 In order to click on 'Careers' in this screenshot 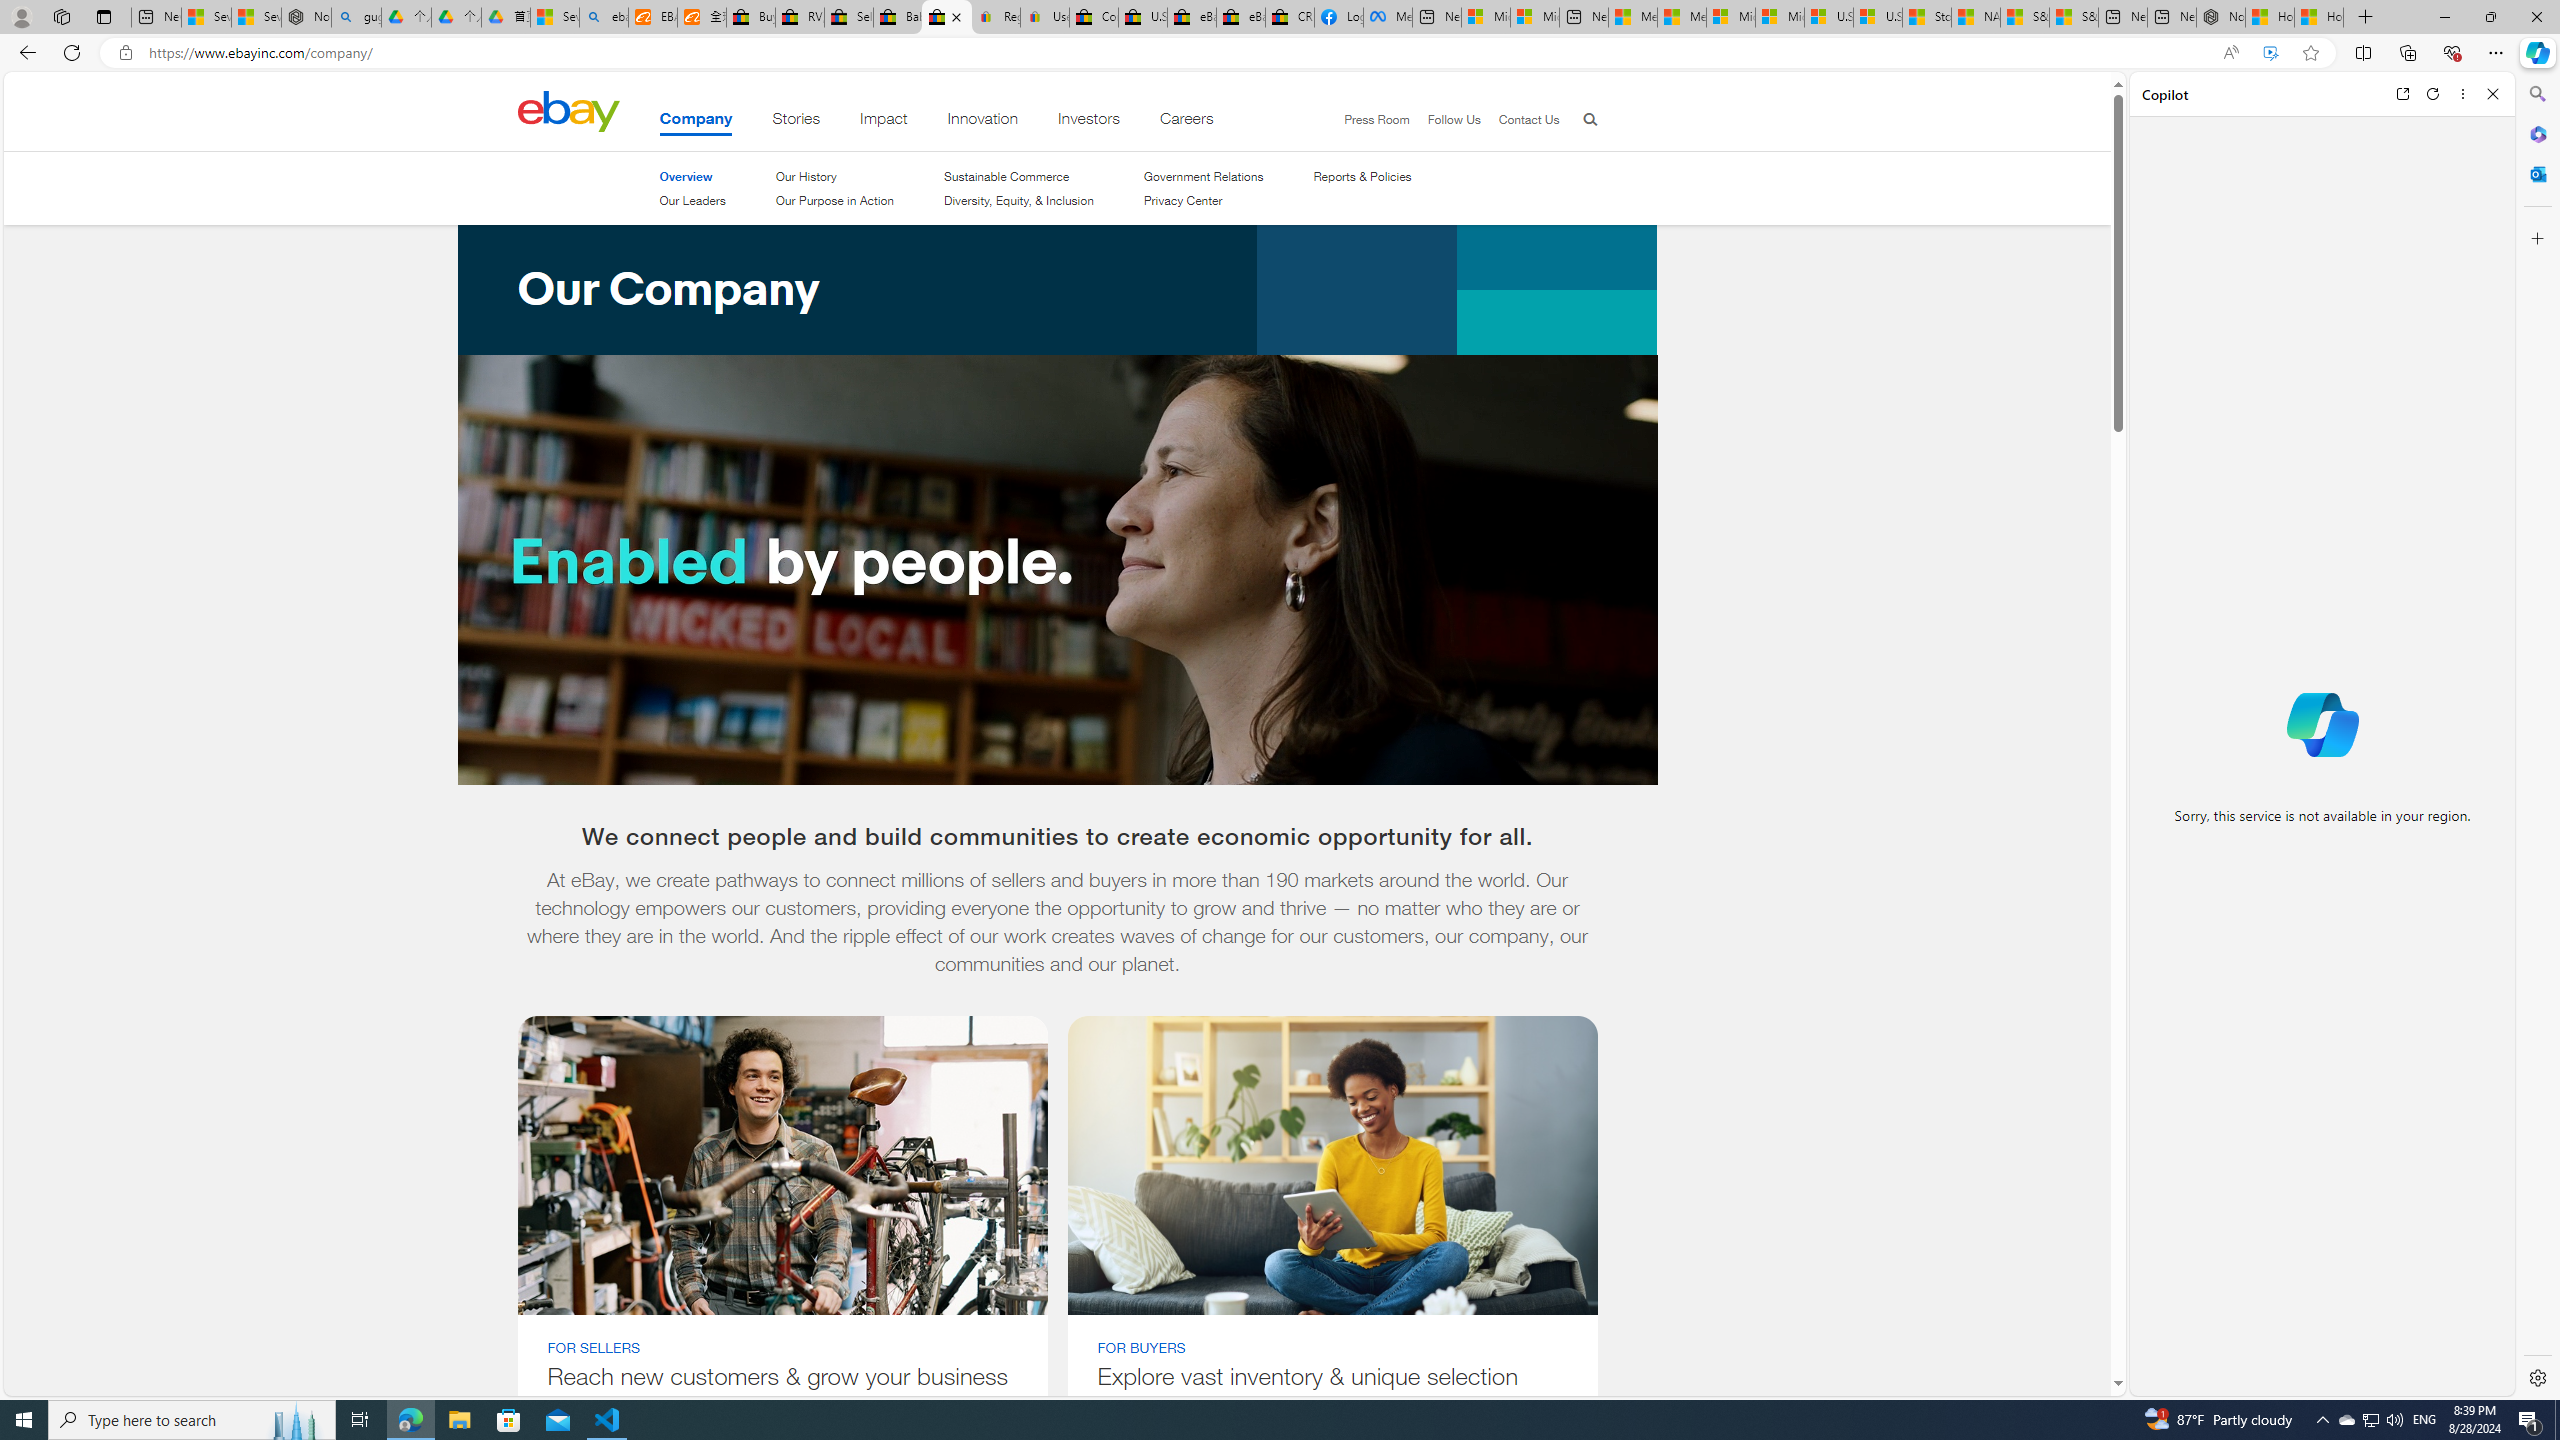, I will do `click(1186, 122)`.